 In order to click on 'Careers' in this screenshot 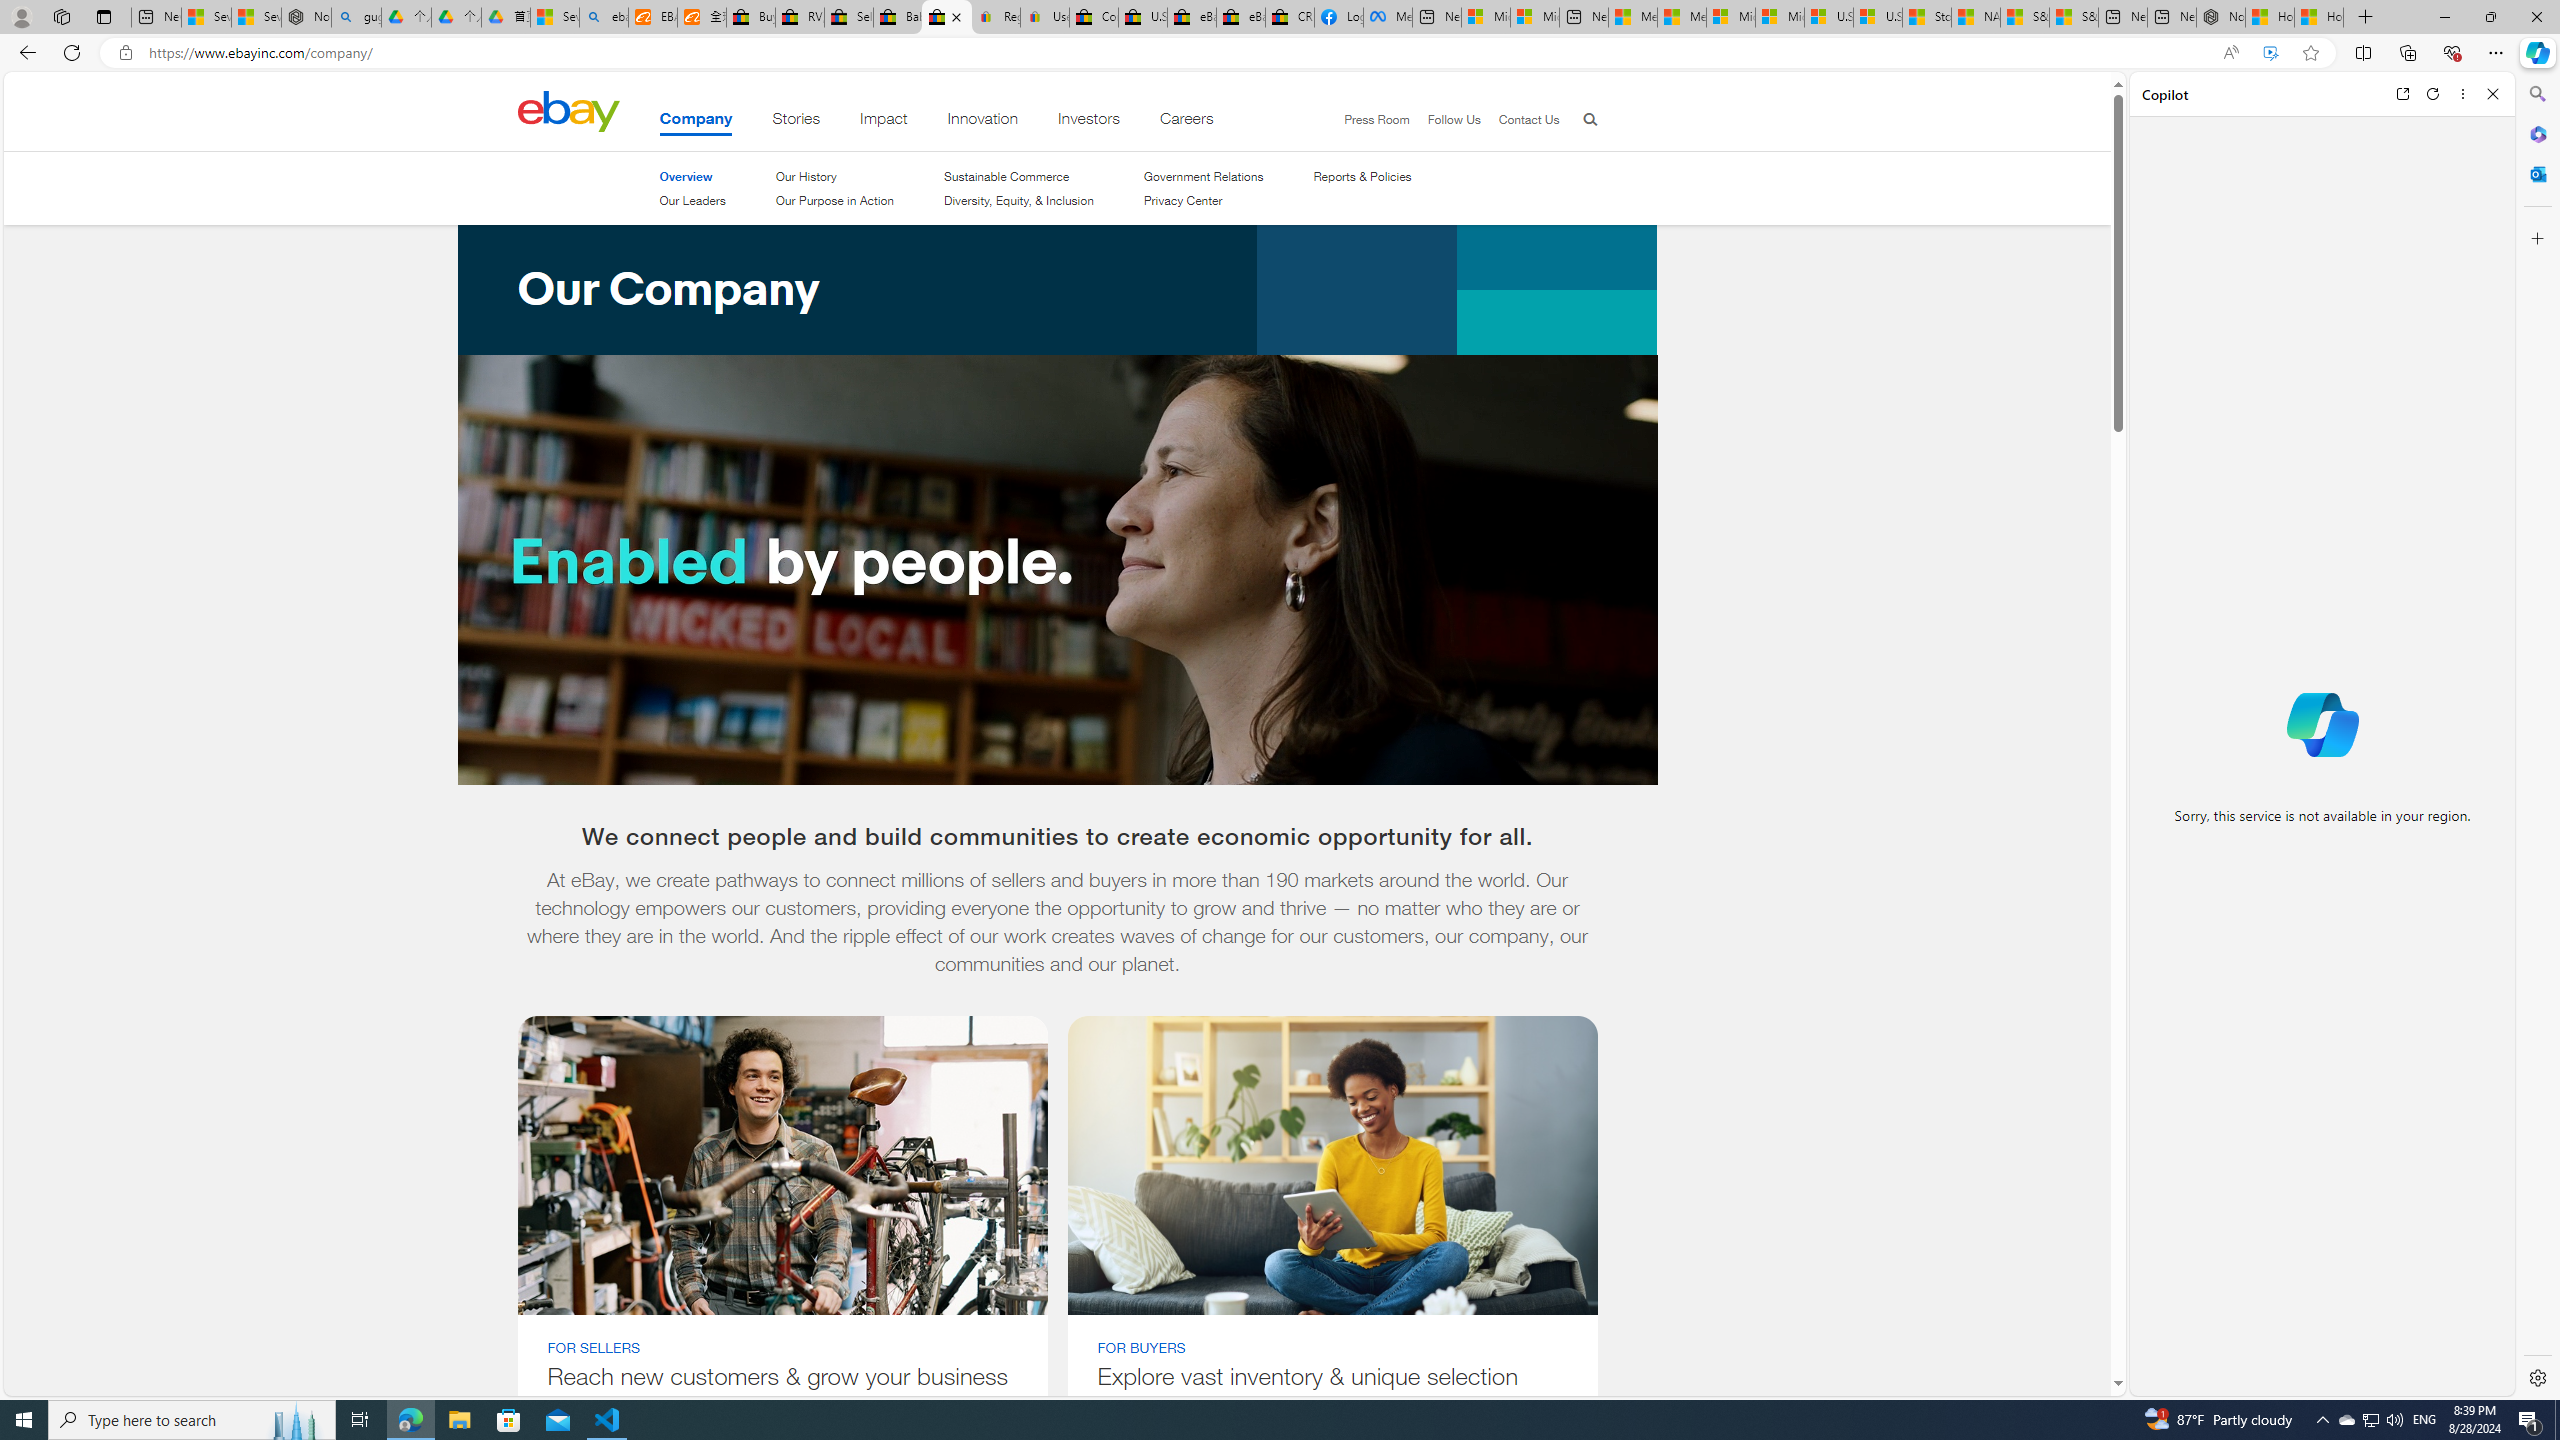, I will do `click(1186, 122)`.